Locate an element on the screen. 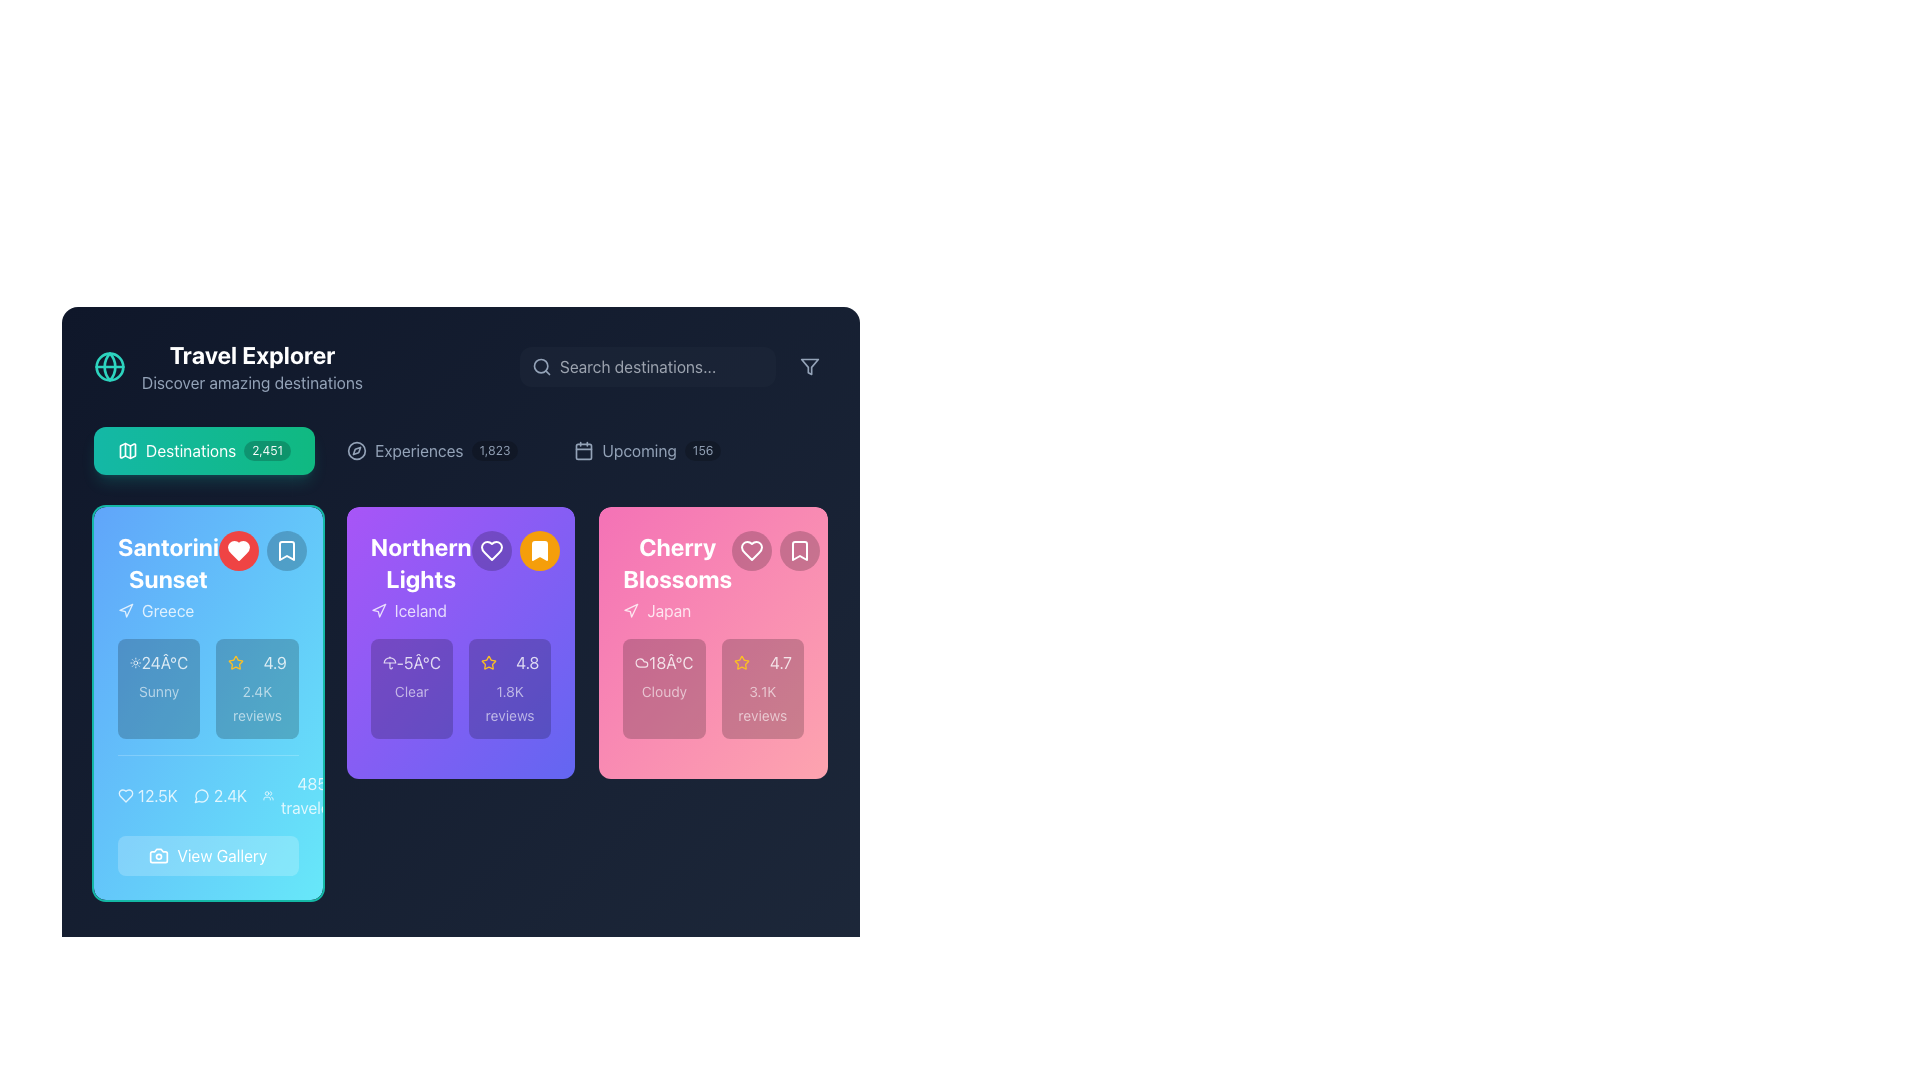  temperature displayed in the text label located in the 'Santorini Sunset' card under the 'Travel Explorer' header, near the sun weather icon is located at coordinates (164, 663).